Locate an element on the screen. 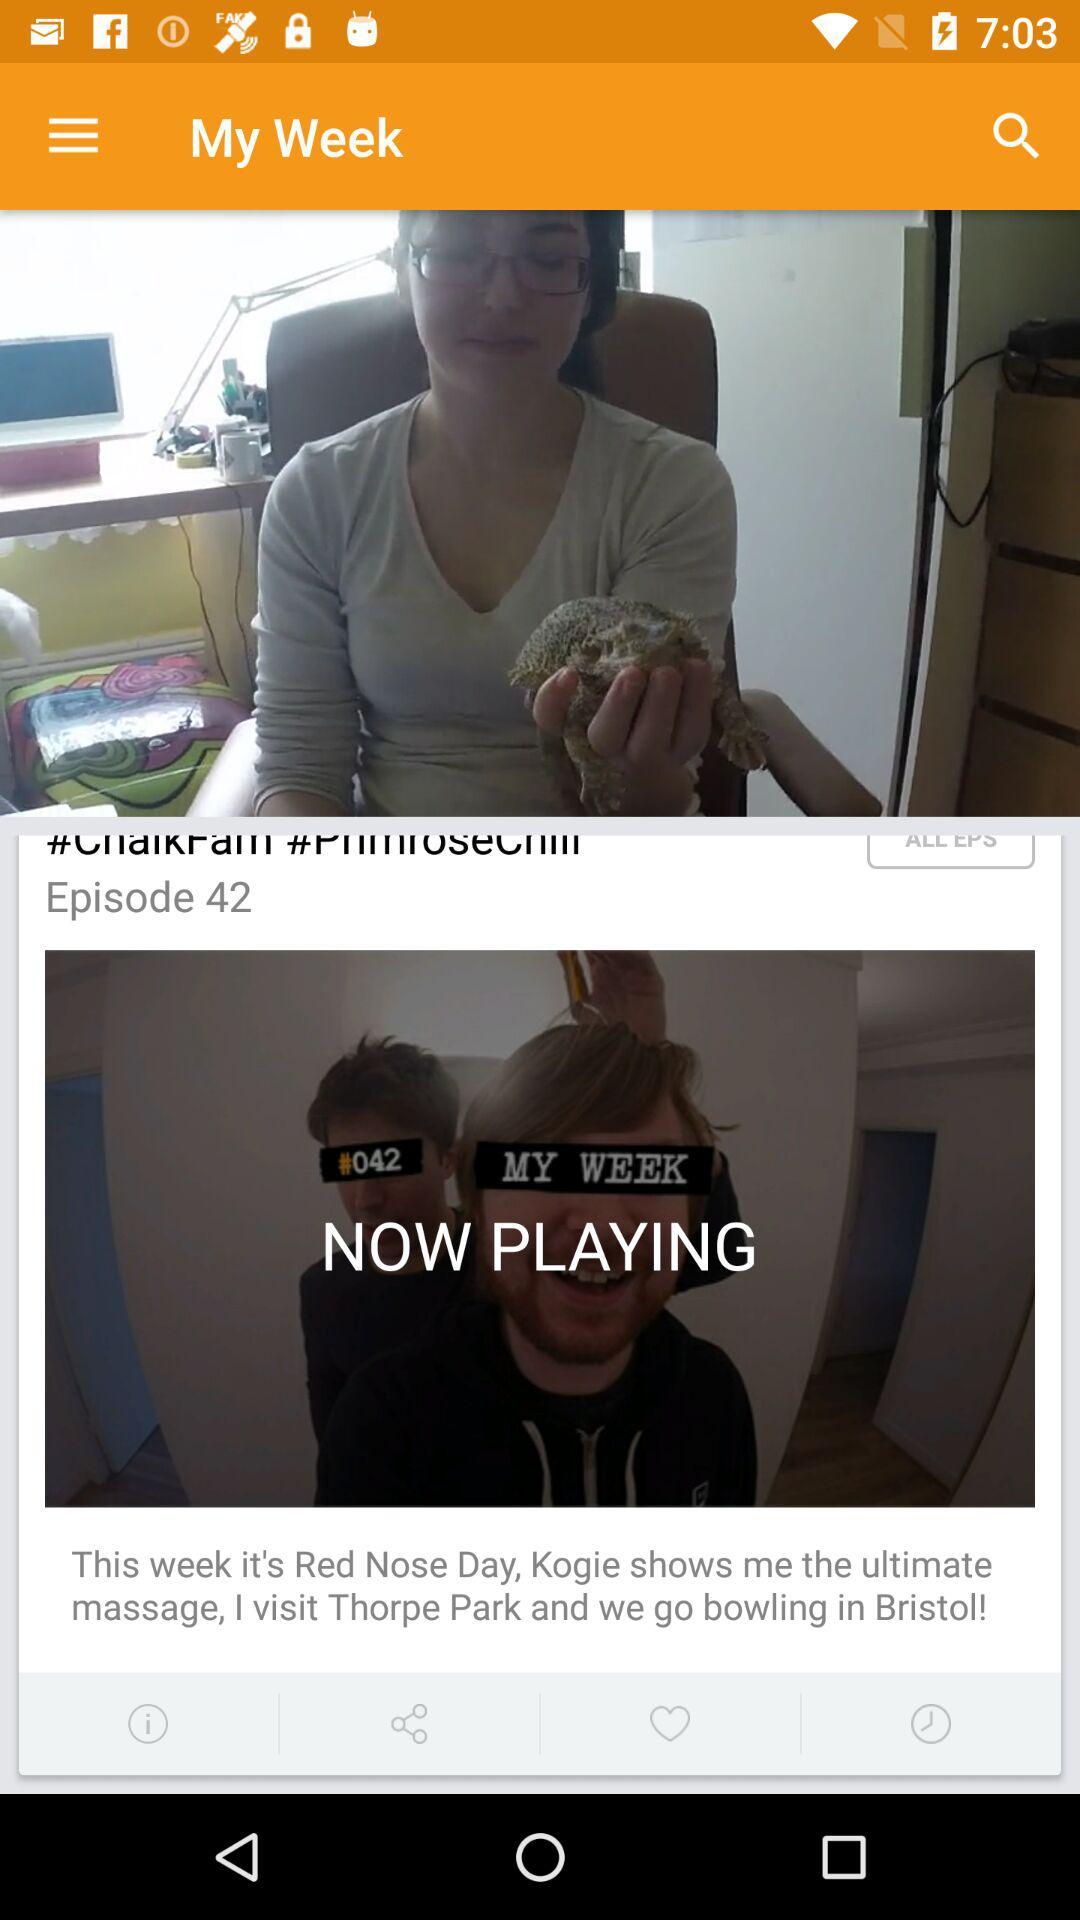 The height and width of the screenshot is (1920, 1080). the button which is next to the like button is located at coordinates (930, 1722).